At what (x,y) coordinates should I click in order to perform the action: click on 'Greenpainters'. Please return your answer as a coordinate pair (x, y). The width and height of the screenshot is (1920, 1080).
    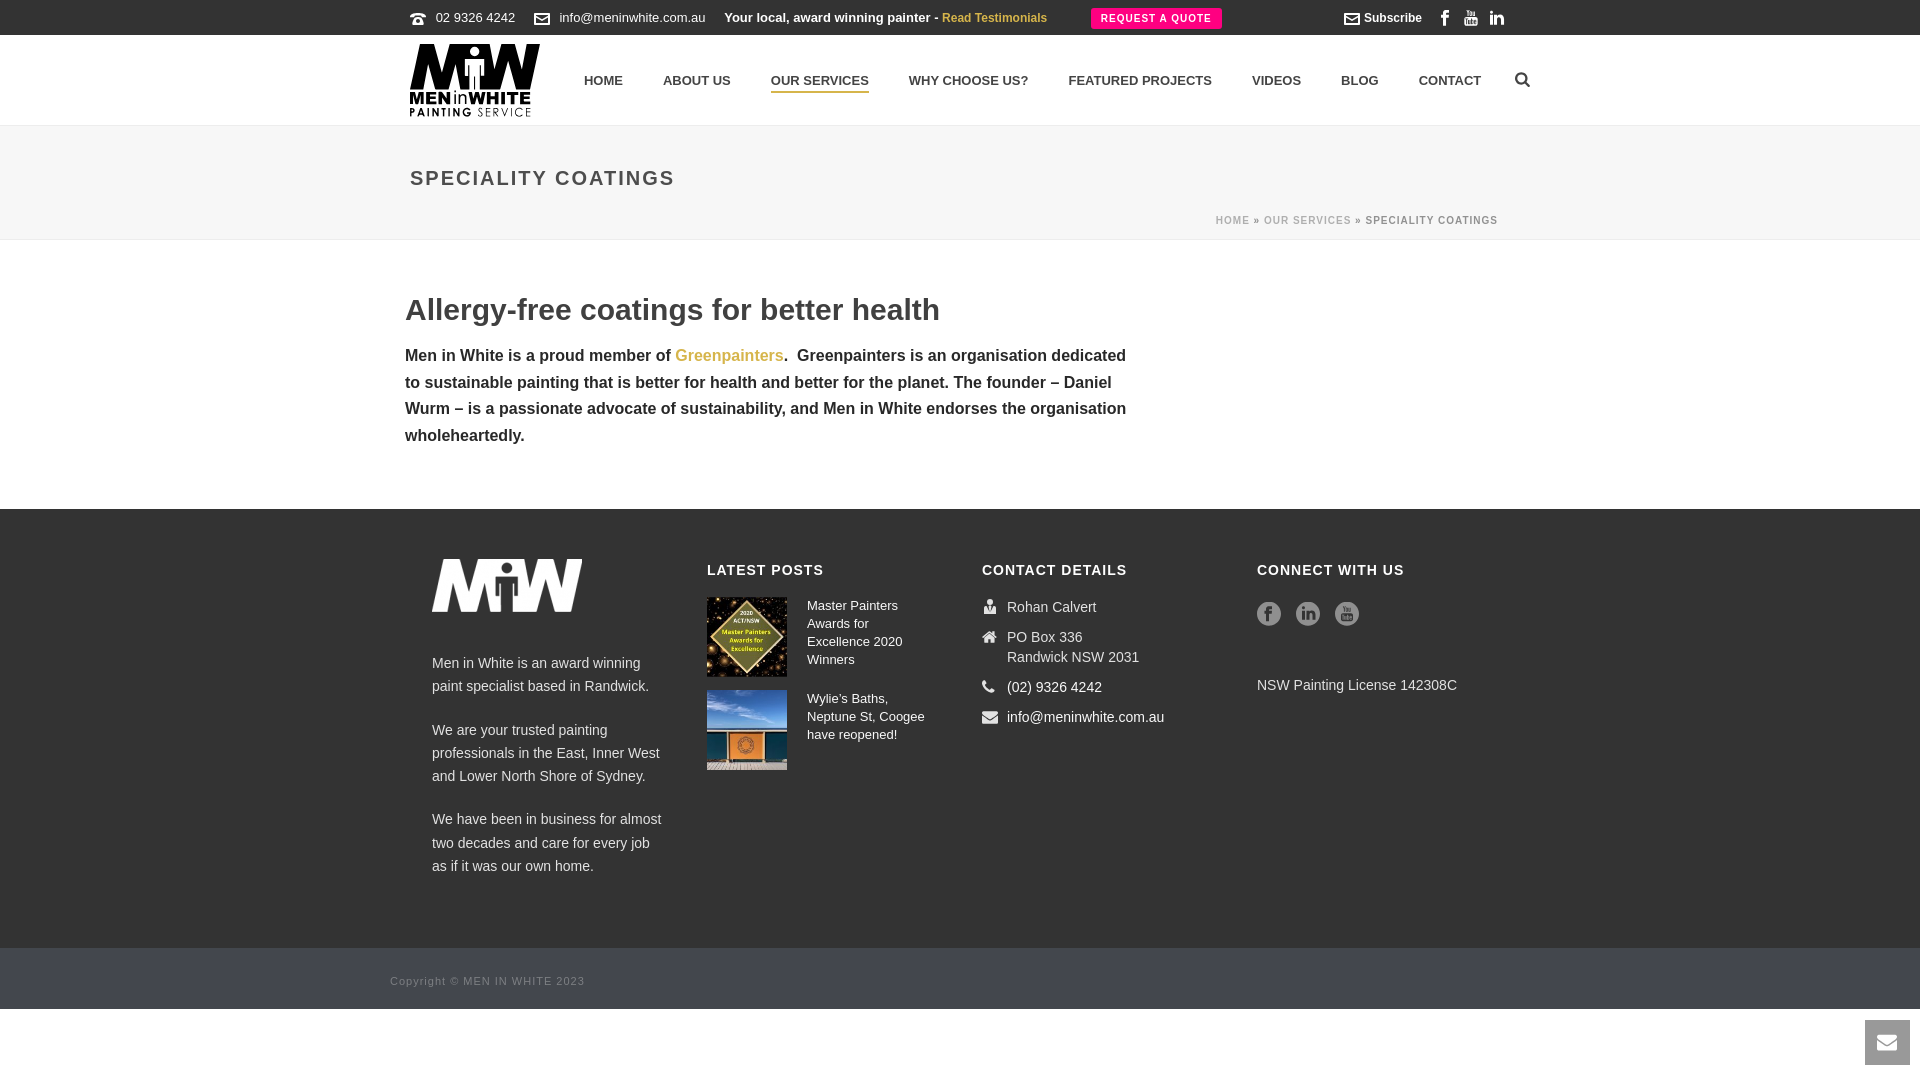
    Looking at the image, I should click on (728, 354).